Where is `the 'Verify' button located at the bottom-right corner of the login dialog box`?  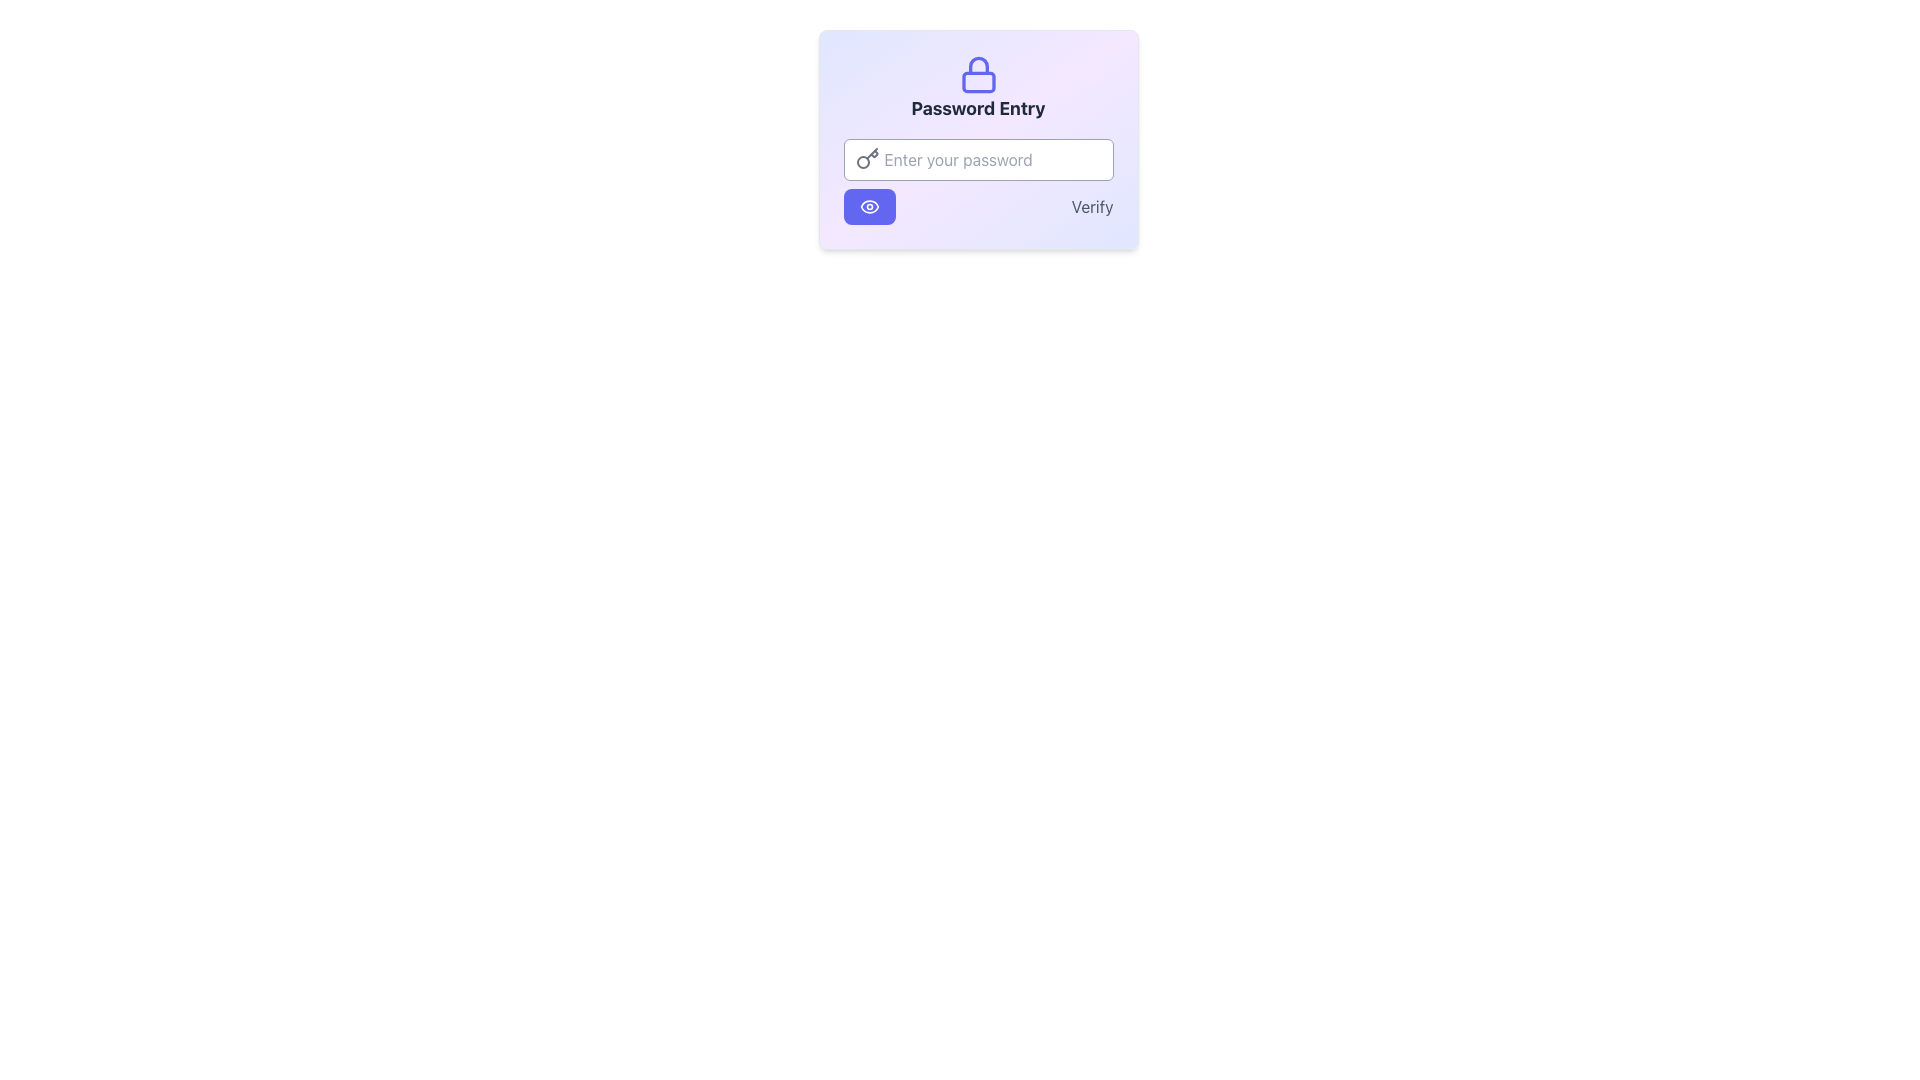 the 'Verify' button located at the bottom-right corner of the login dialog box is located at coordinates (1091, 207).